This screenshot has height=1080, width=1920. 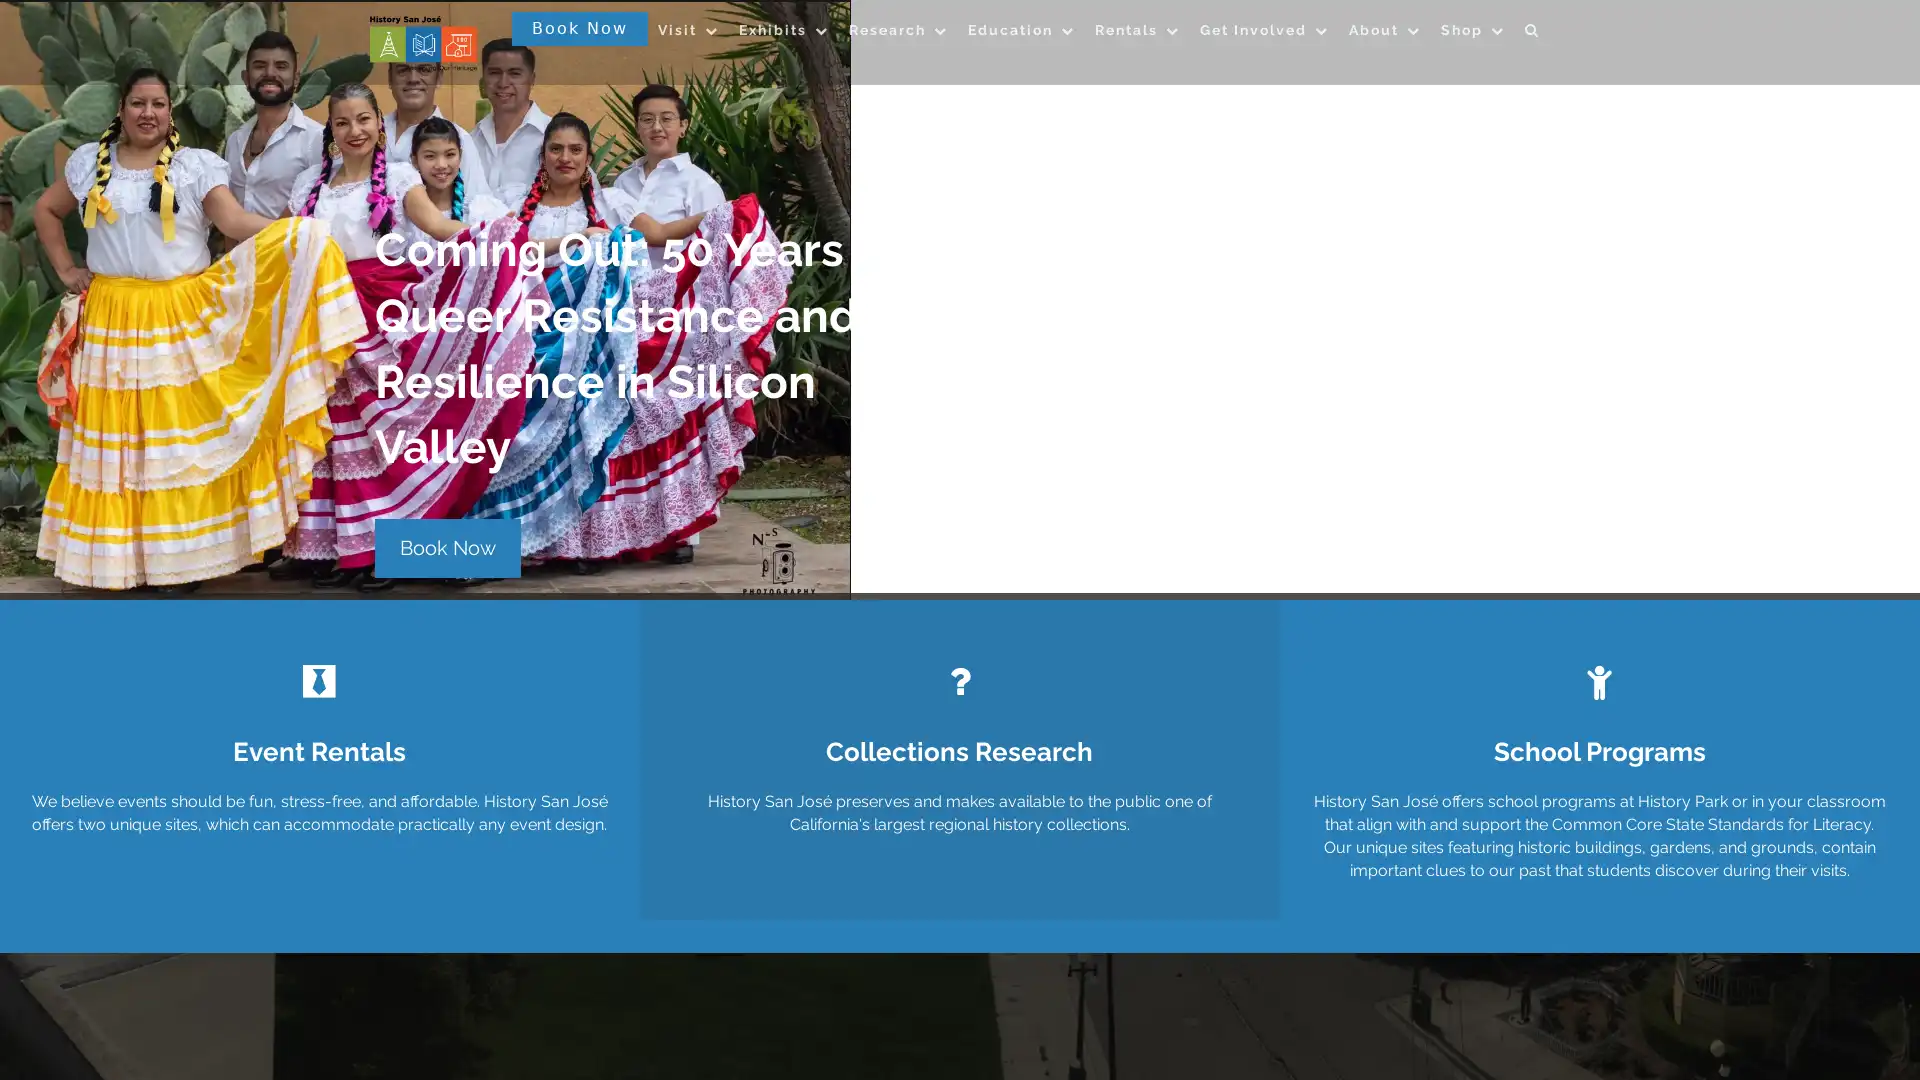 I want to click on Sign Up!, so click(x=960, y=759).